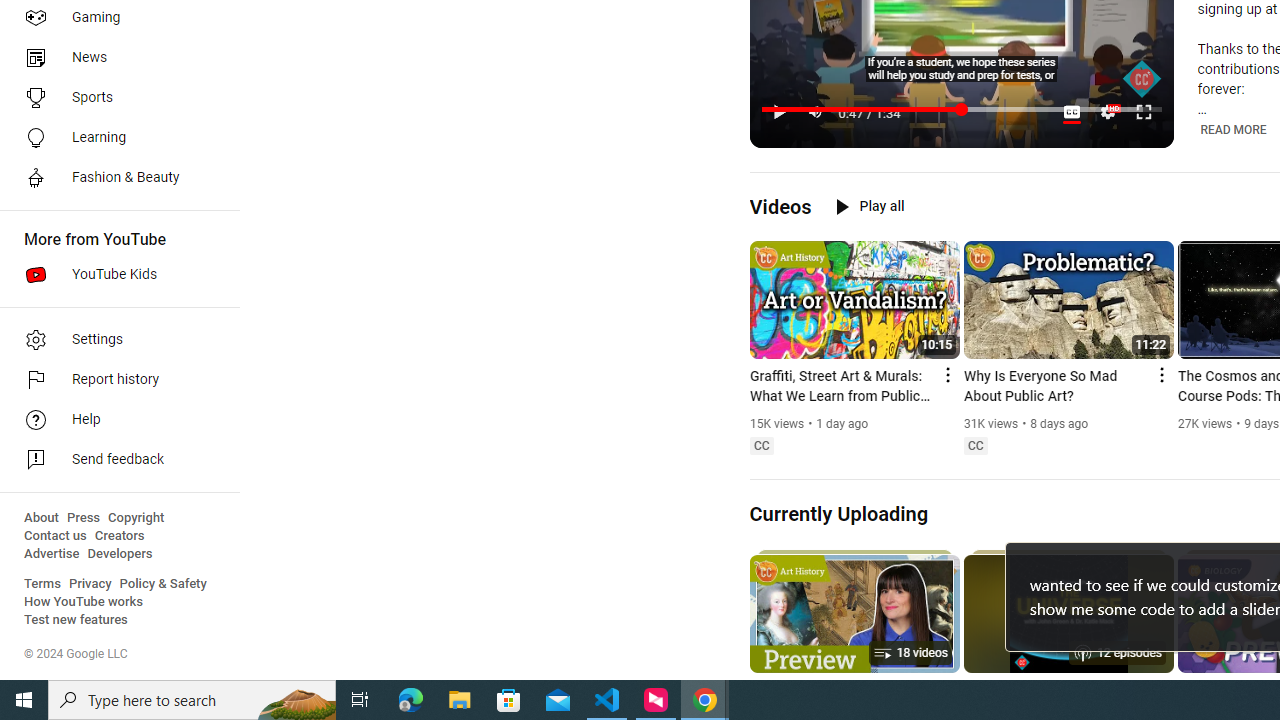  Describe the element at coordinates (55, 535) in the screenshot. I see `'Contact us'` at that location.